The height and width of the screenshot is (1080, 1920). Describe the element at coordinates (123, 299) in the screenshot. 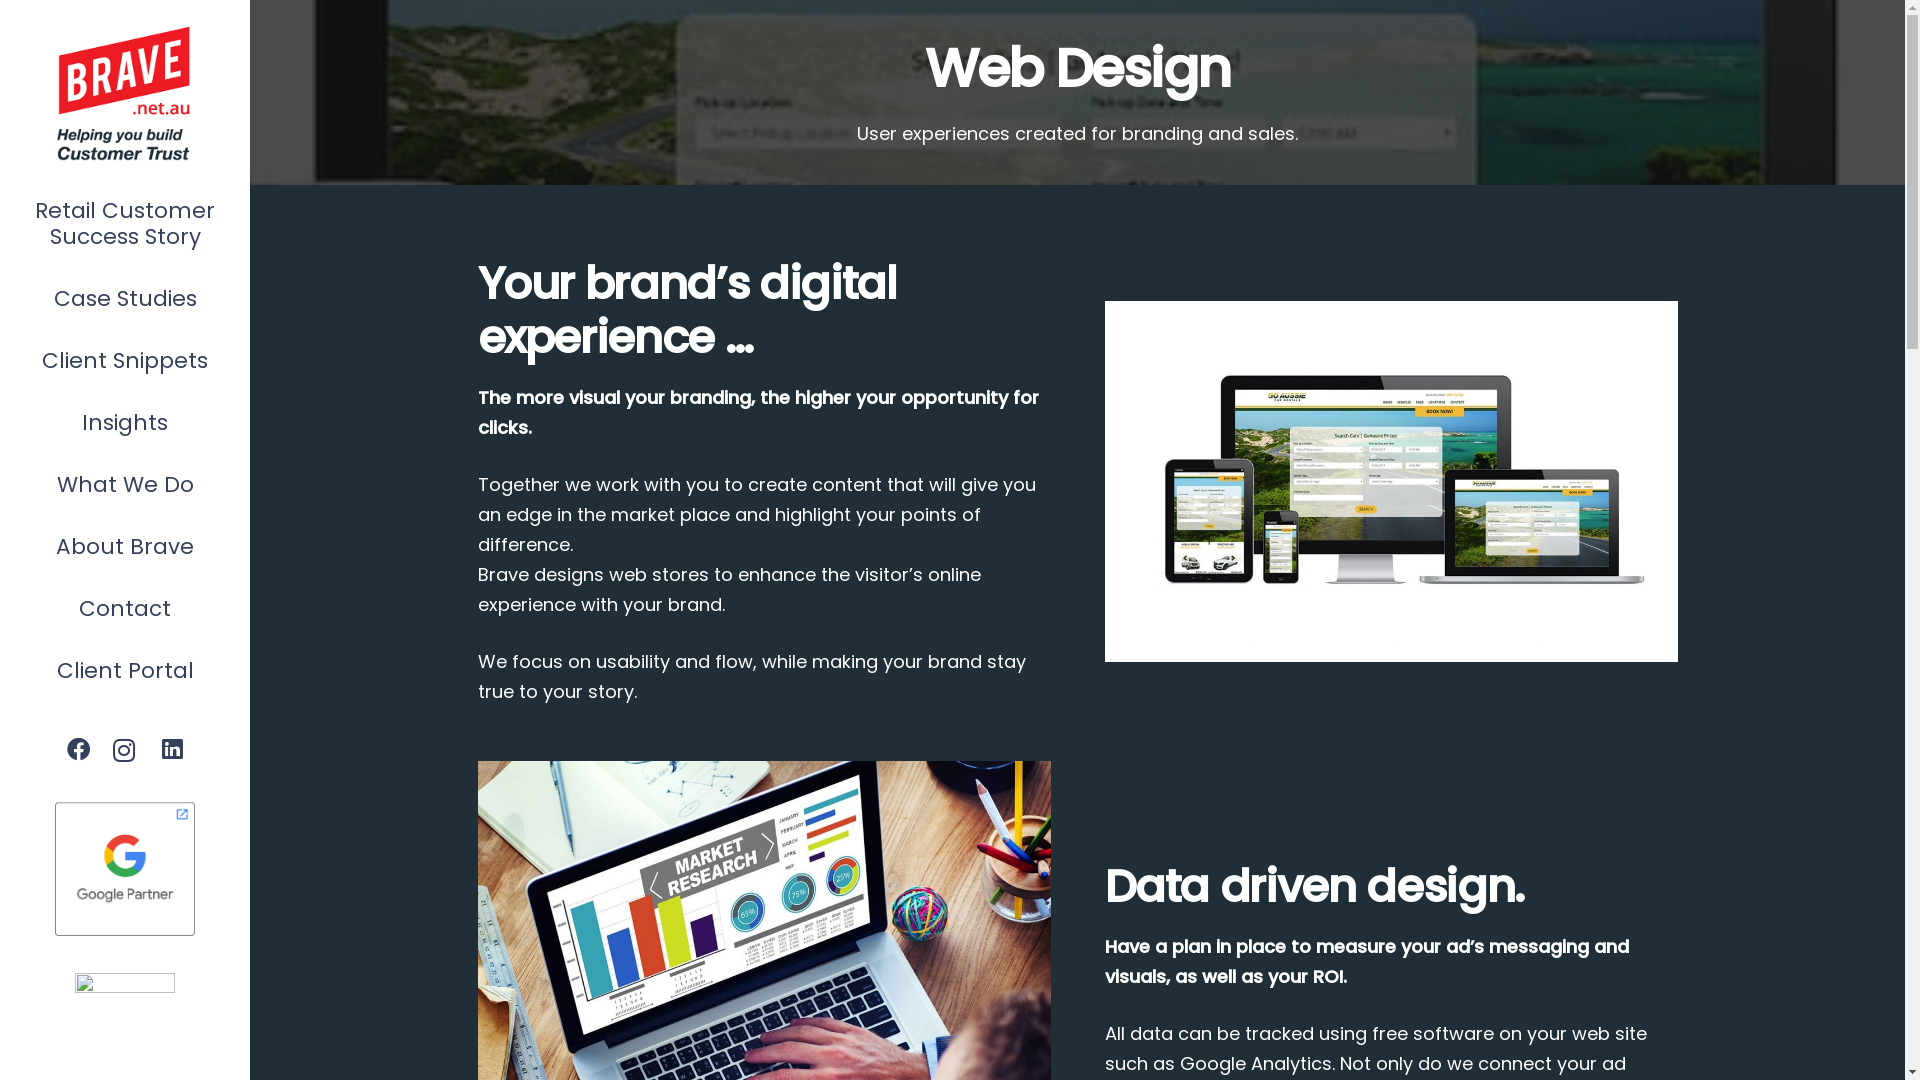

I see `'Case Studies'` at that location.